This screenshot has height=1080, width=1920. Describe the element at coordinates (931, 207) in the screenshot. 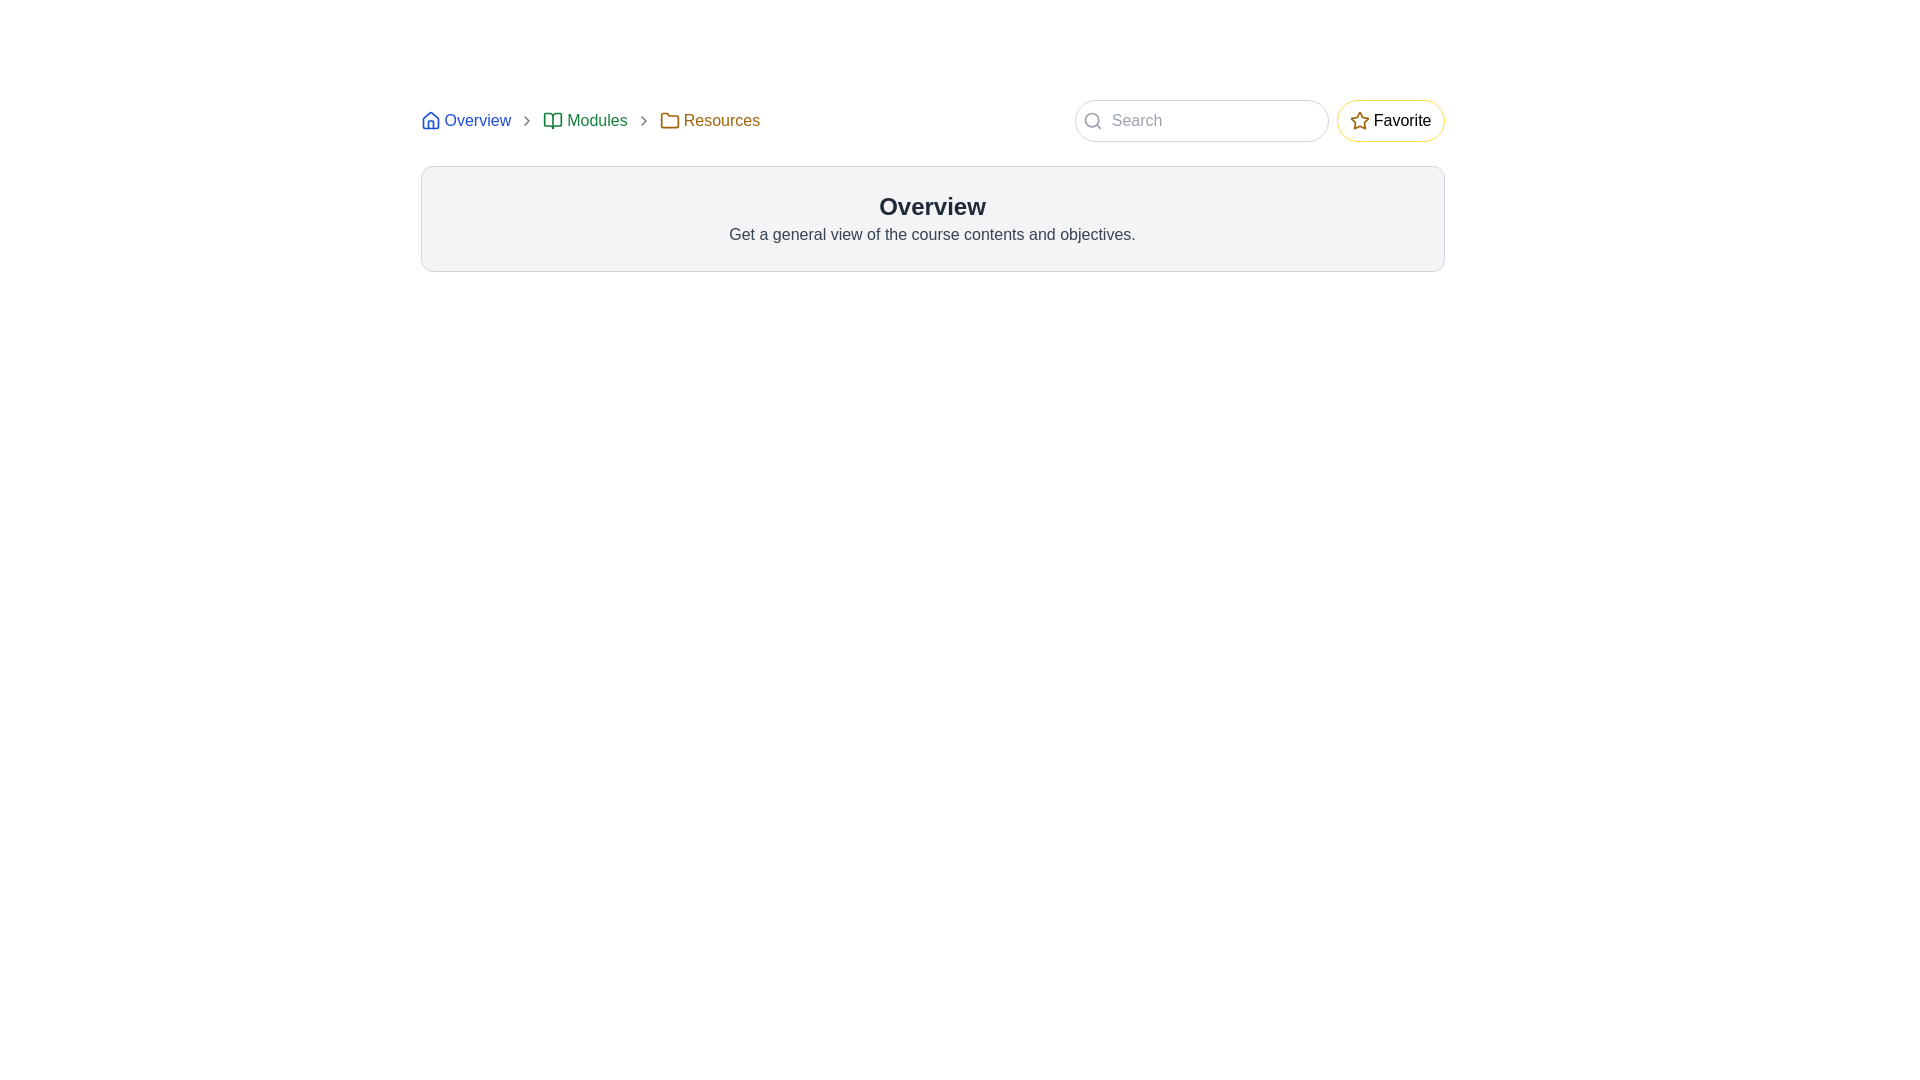

I see `the Text Label element that serves` at that location.